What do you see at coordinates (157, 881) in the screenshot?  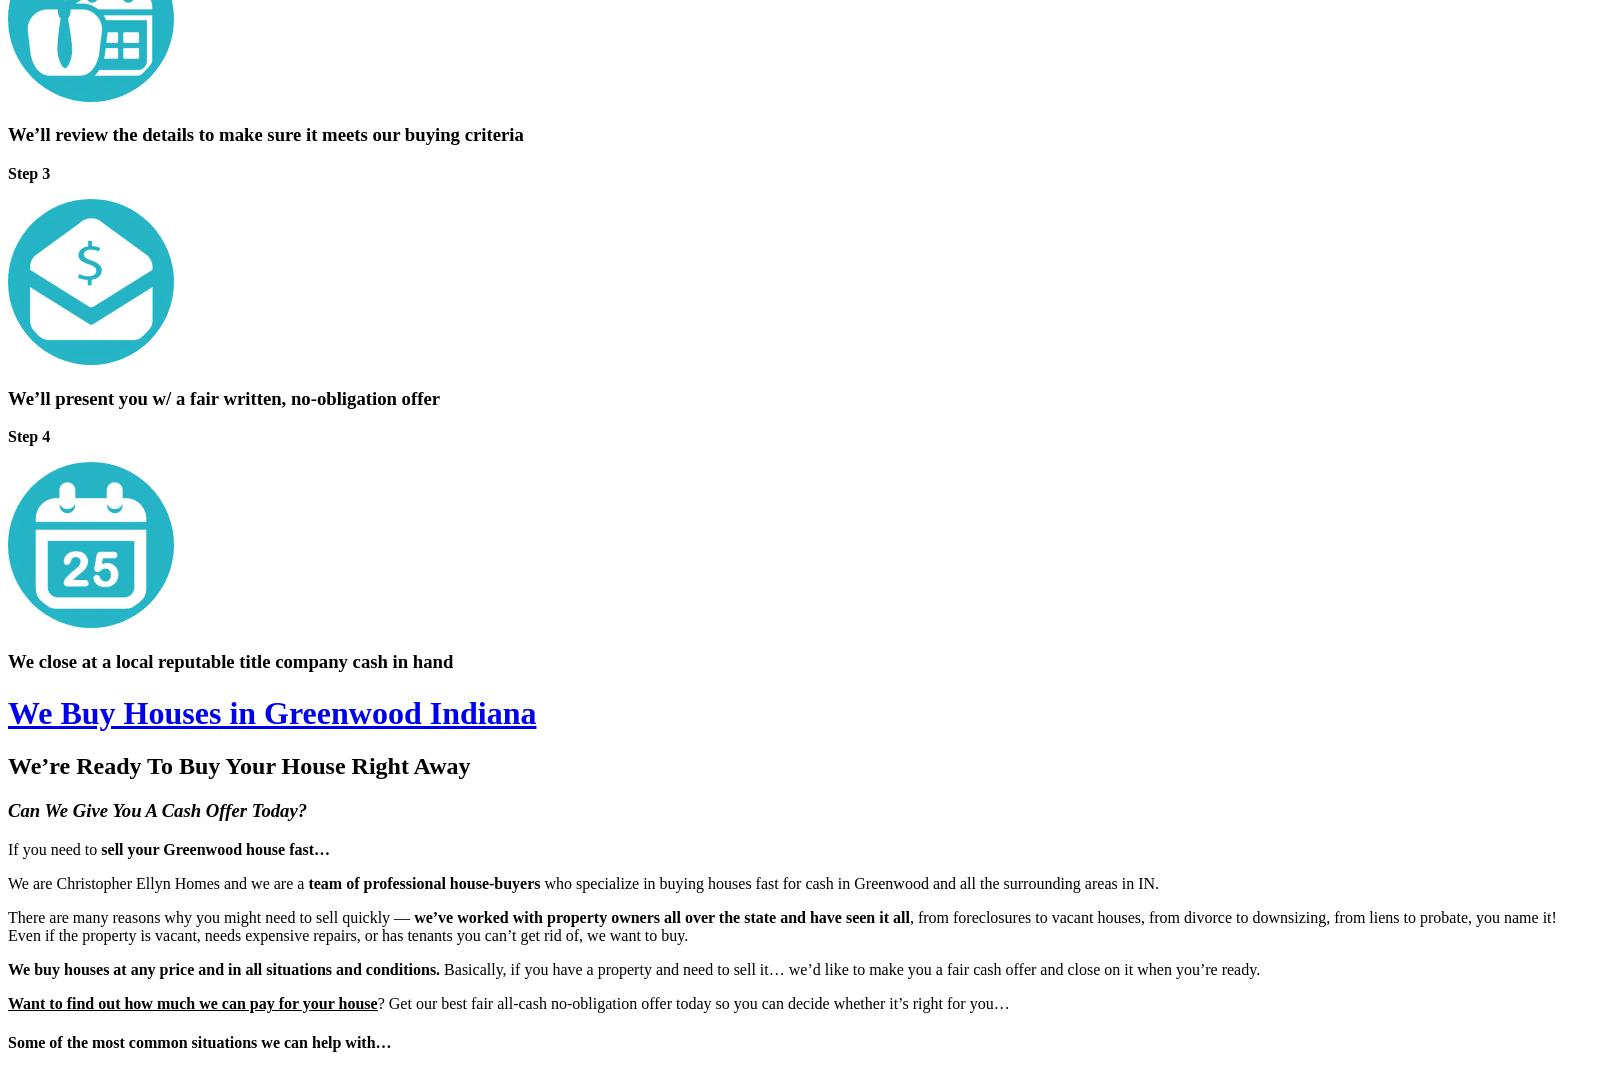 I see `'We are Christopher Ellyn Homes  and we are a'` at bounding box center [157, 881].